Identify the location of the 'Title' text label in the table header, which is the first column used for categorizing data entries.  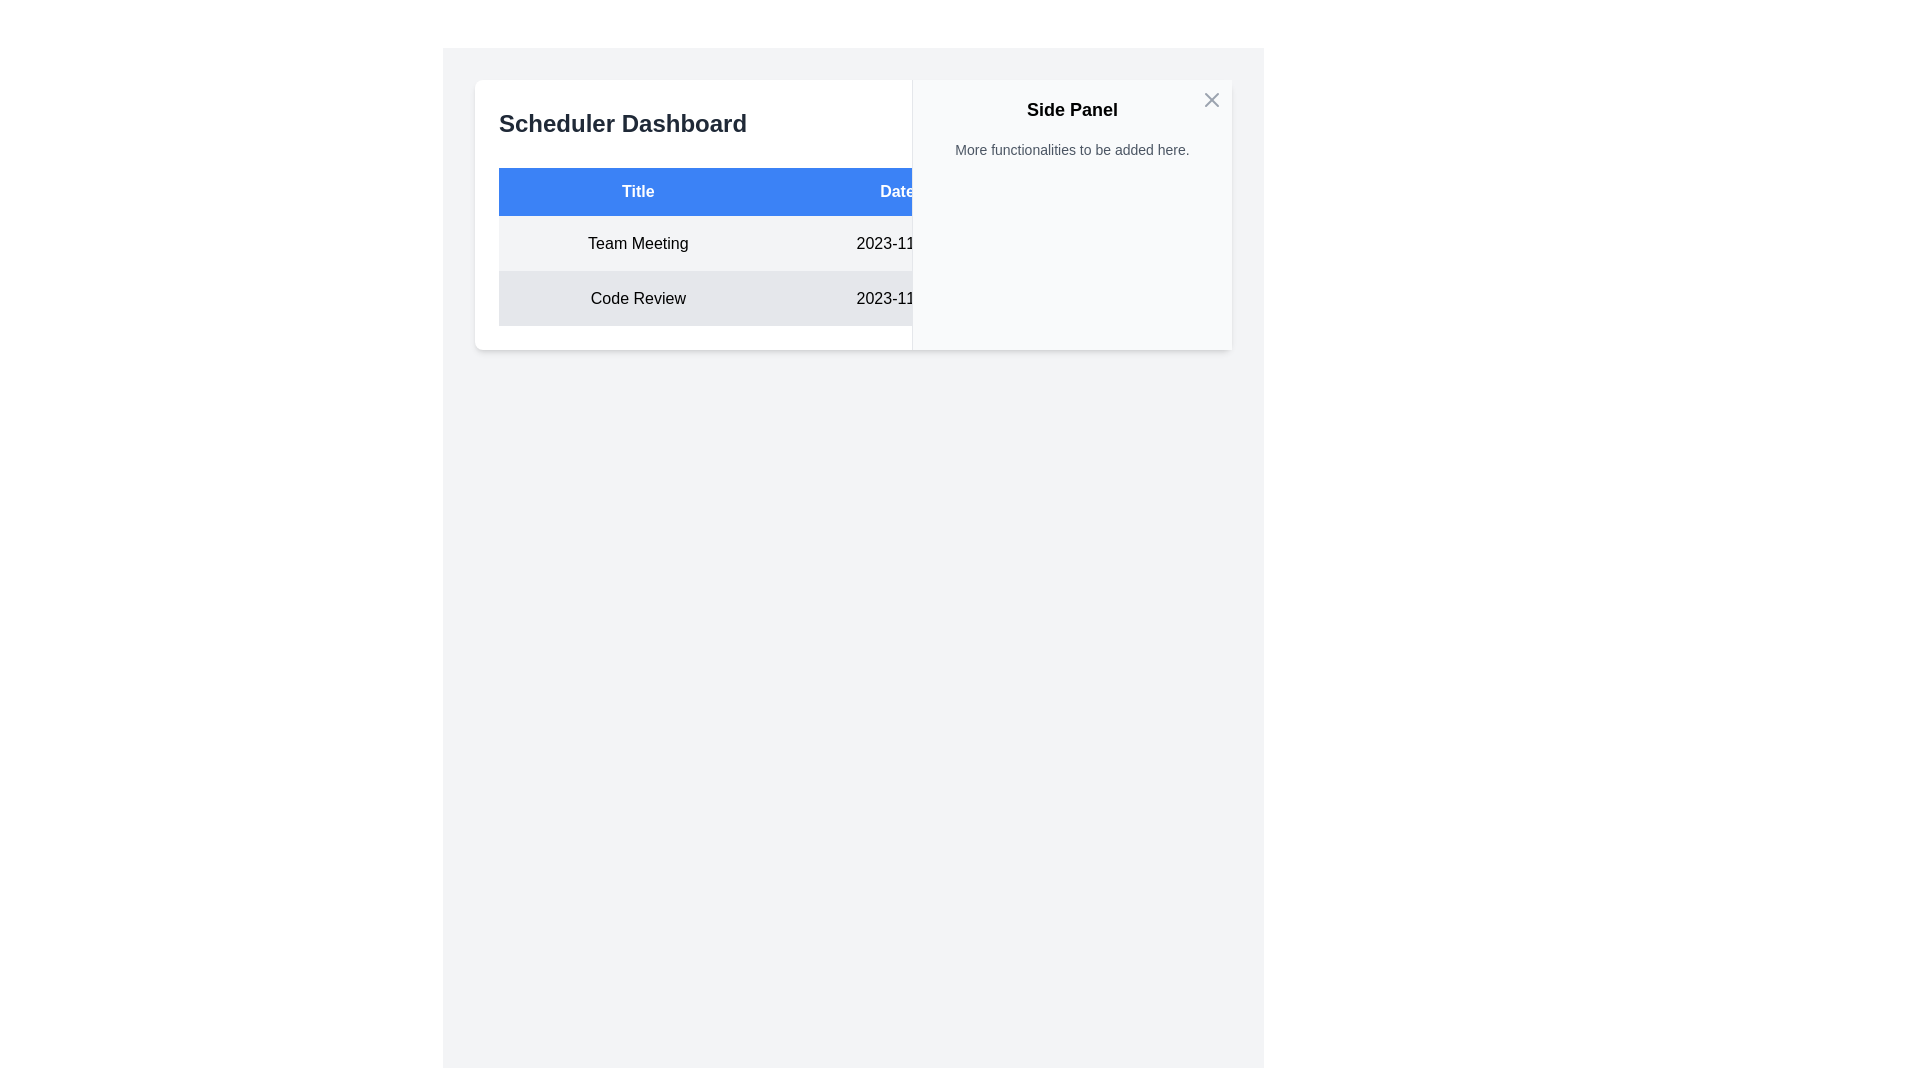
(637, 192).